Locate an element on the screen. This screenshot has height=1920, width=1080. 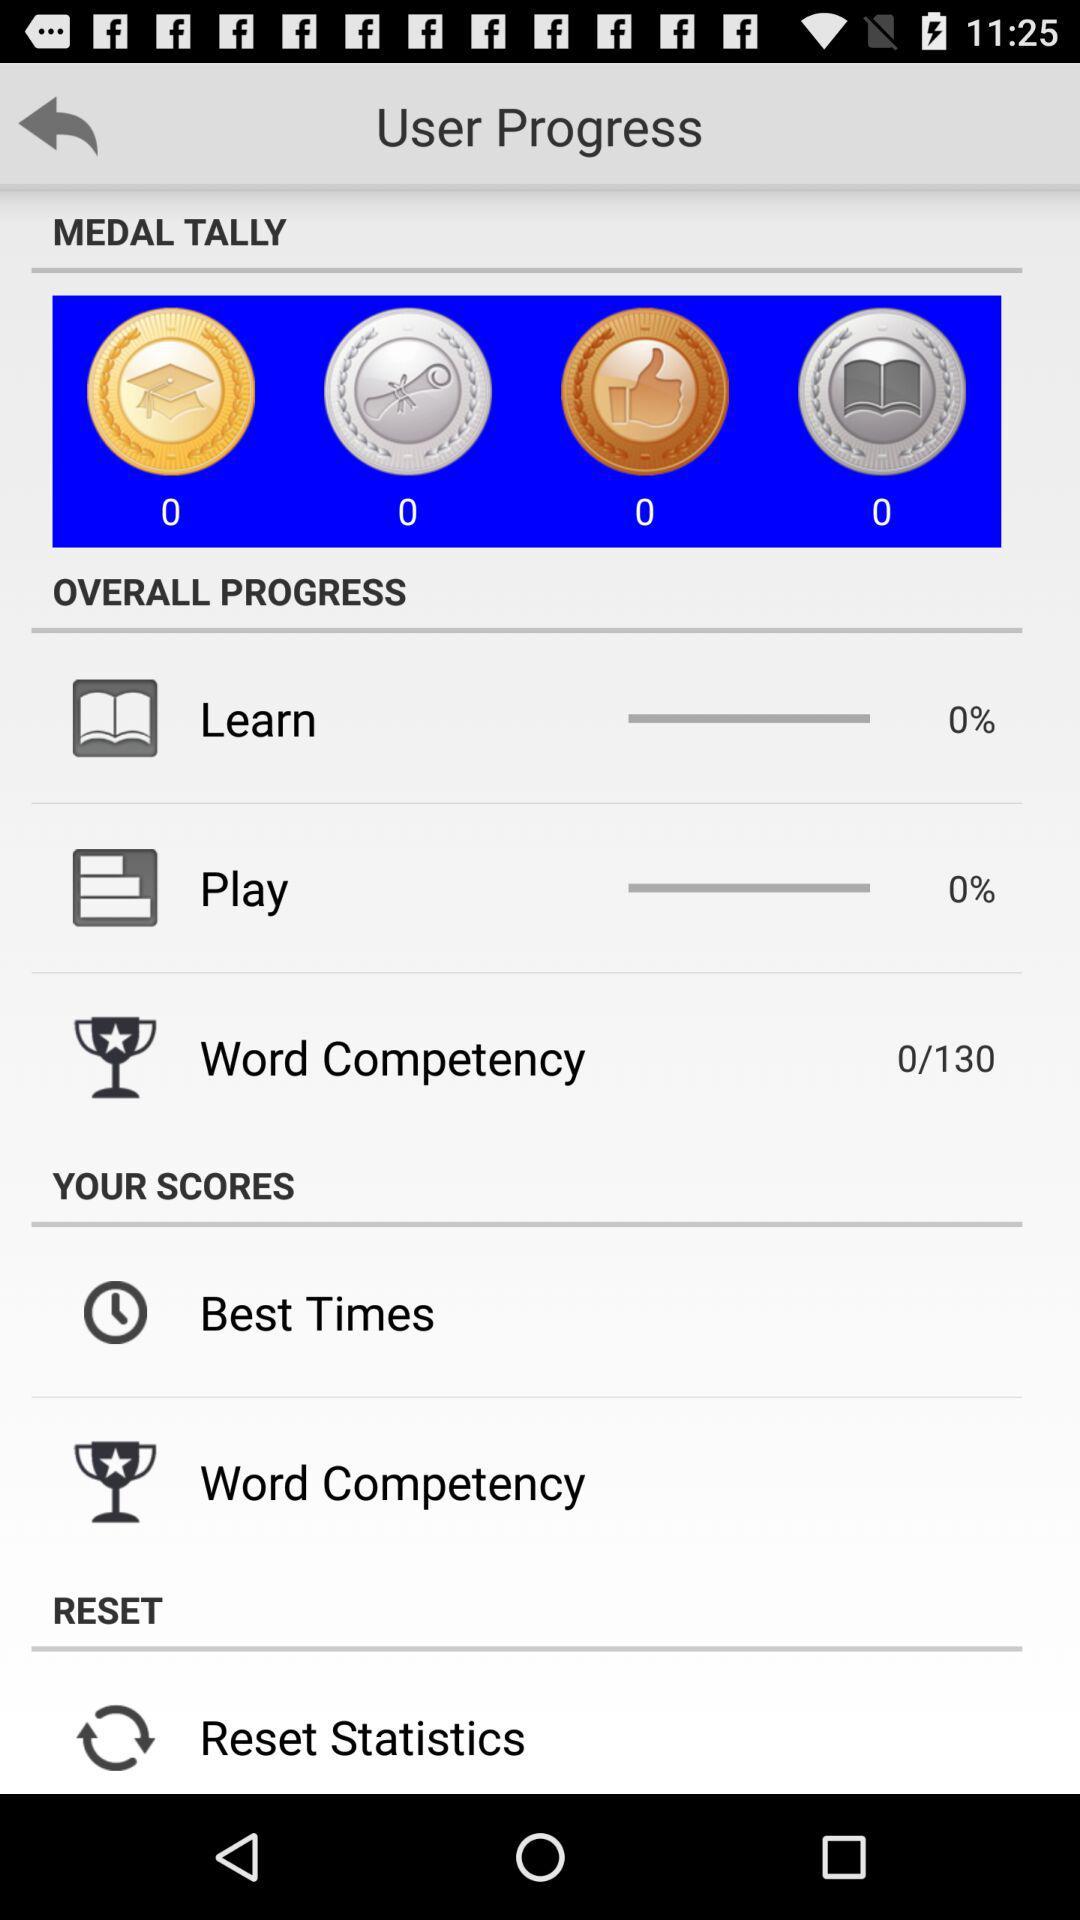
icon above play icon is located at coordinates (257, 718).